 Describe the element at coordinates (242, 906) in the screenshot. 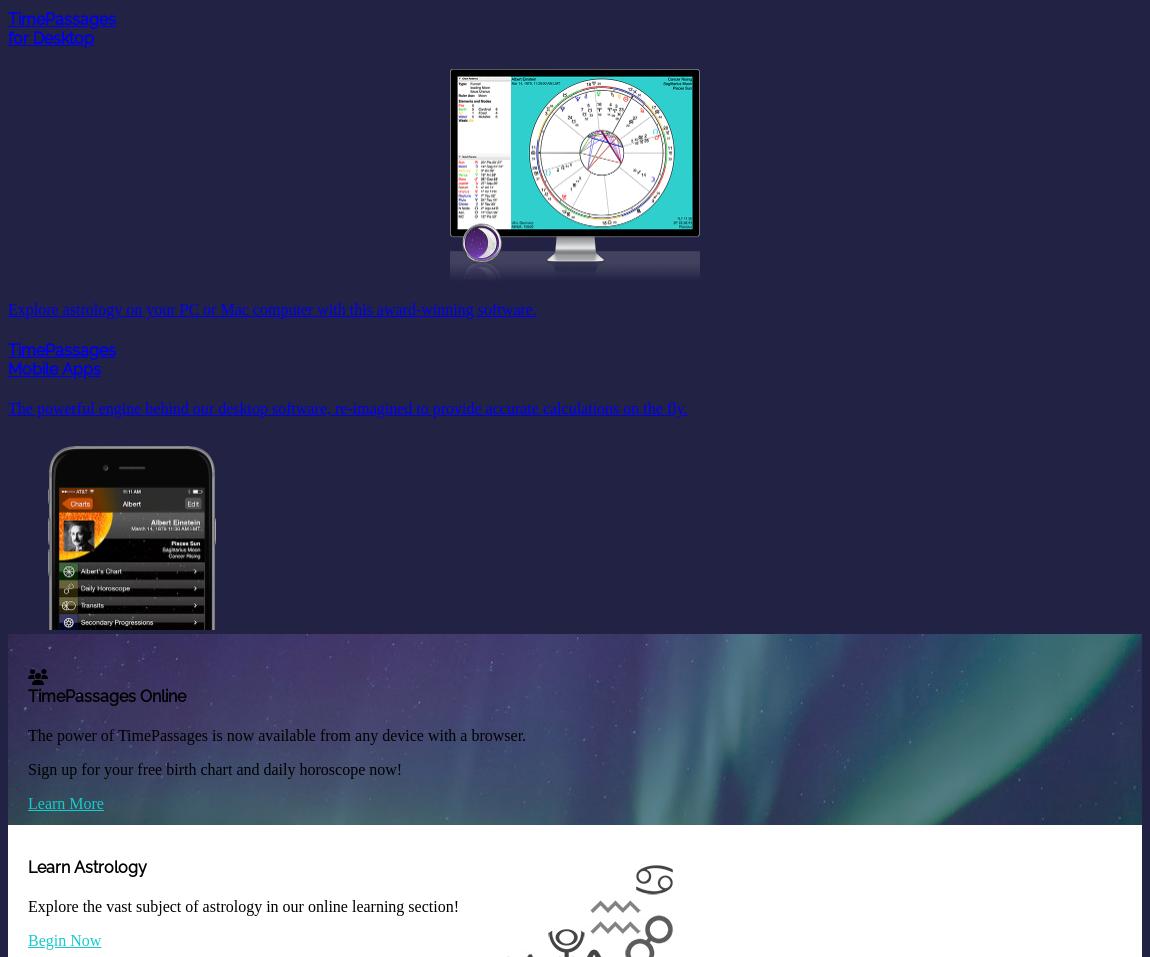

I see `'Explore the vast subject of astrology in our online learning section!'` at that location.